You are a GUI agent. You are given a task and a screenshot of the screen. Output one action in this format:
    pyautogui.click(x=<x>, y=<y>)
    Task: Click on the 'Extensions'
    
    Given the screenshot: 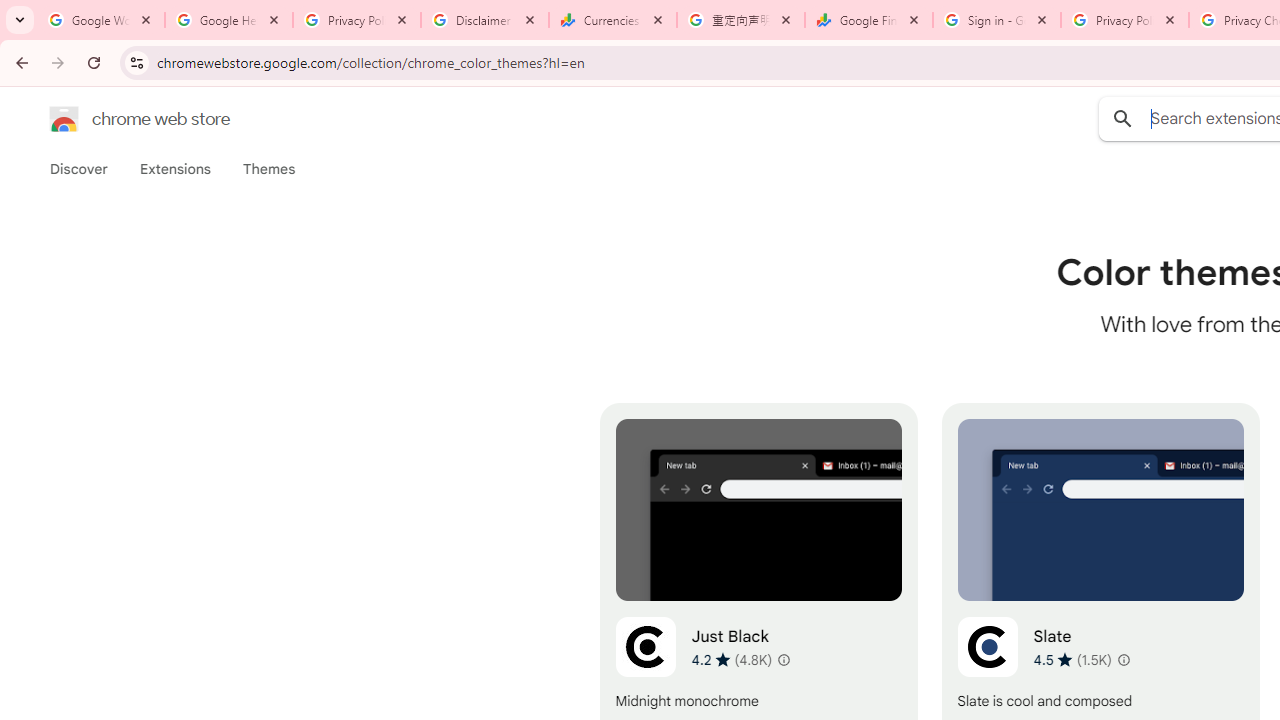 What is the action you would take?
    pyautogui.click(x=174, y=168)
    